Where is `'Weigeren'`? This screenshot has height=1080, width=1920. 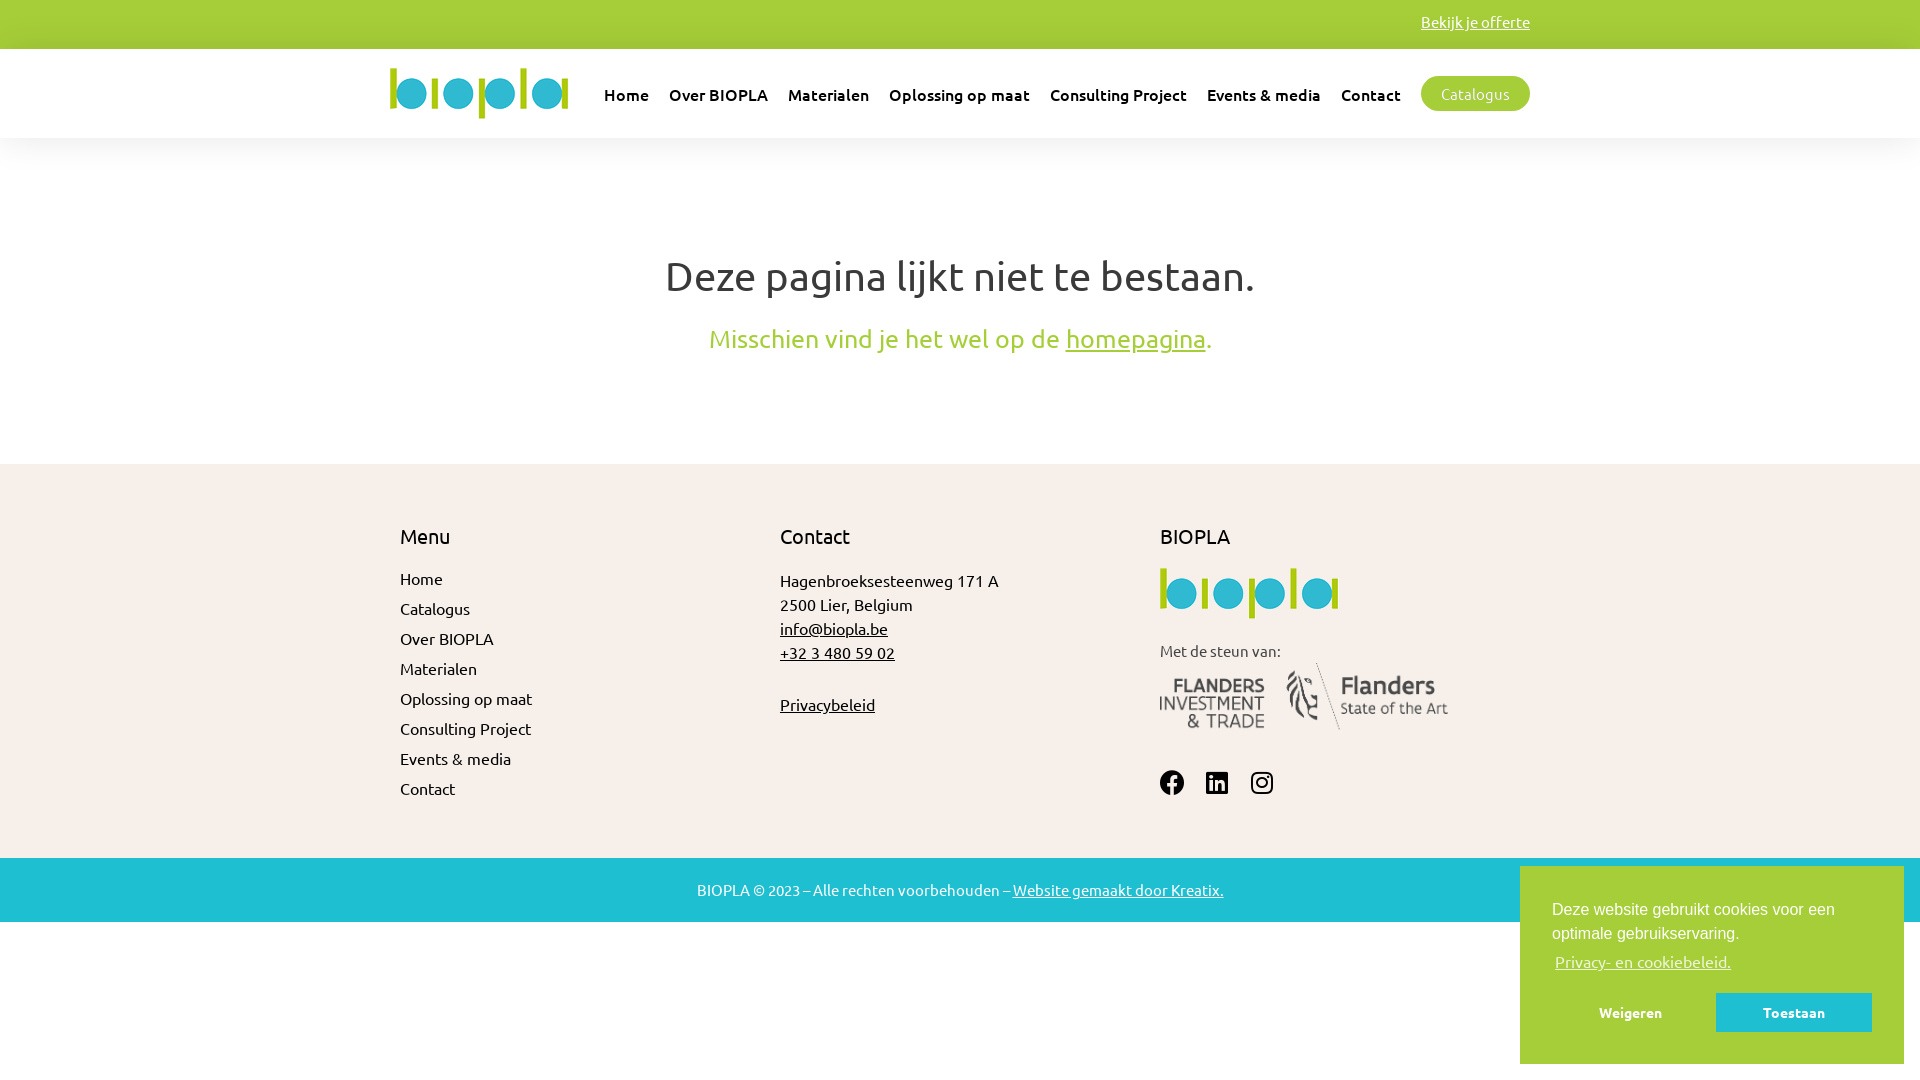 'Weigeren' is located at coordinates (1630, 1011).